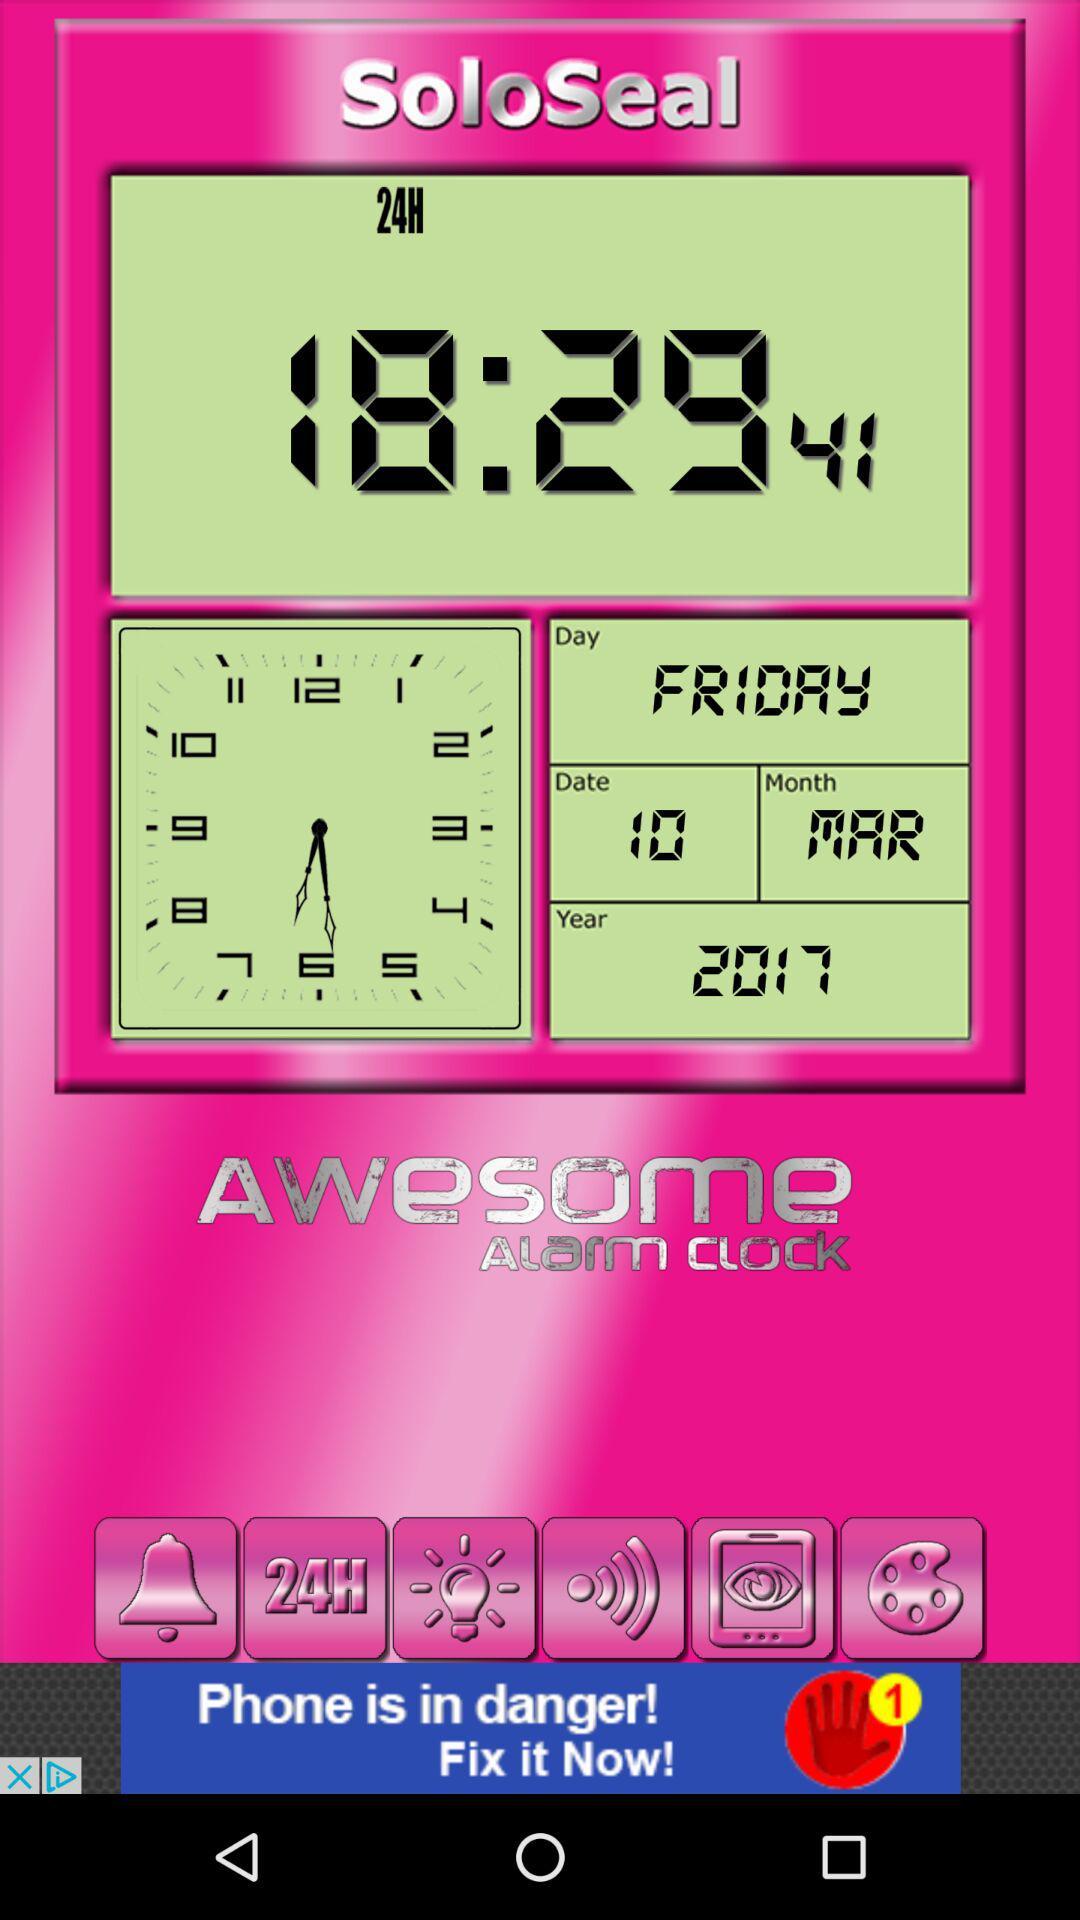 Image resolution: width=1080 pixels, height=1920 pixels. What do you see at coordinates (763, 1587) in the screenshot?
I see `keep screen awake` at bounding box center [763, 1587].